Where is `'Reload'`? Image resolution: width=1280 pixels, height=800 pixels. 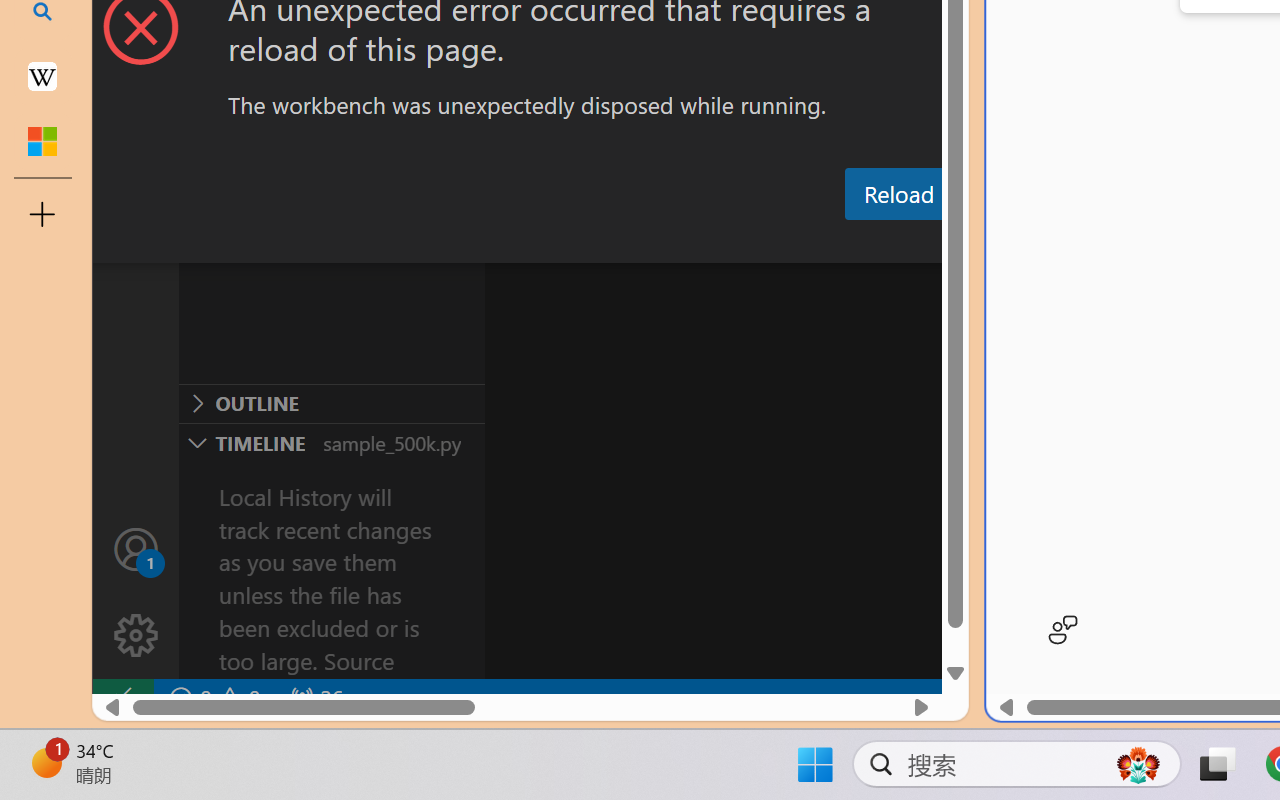
'Reload' is located at coordinates (897, 192).